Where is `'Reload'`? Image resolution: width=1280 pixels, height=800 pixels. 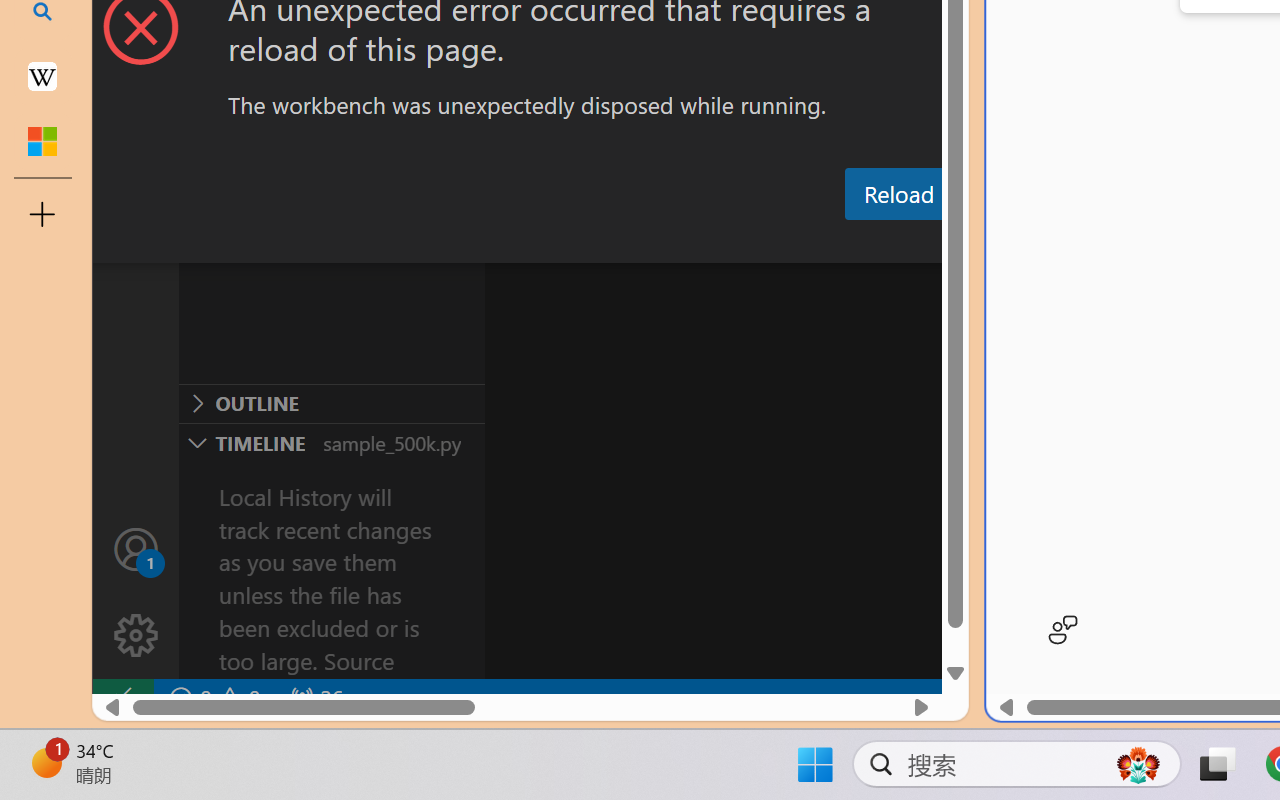
'Reload' is located at coordinates (897, 192).